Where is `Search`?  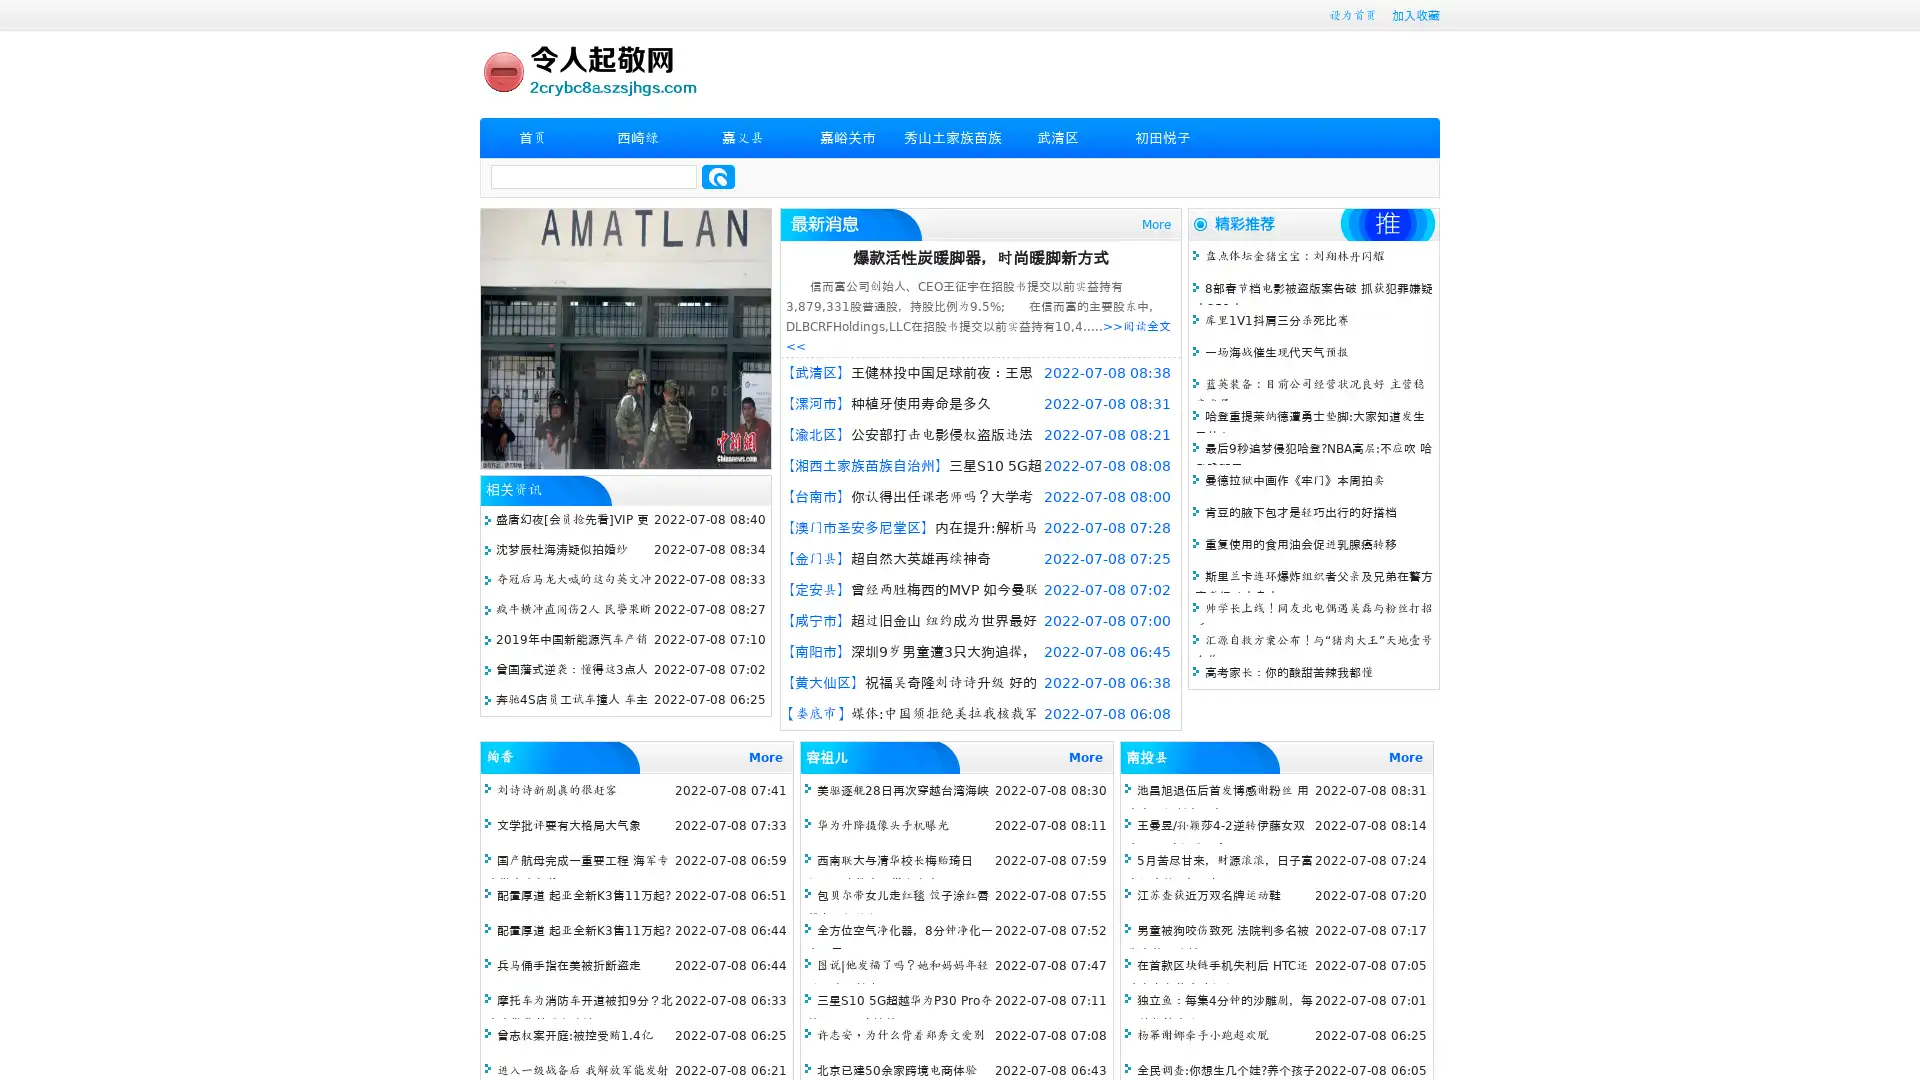
Search is located at coordinates (718, 176).